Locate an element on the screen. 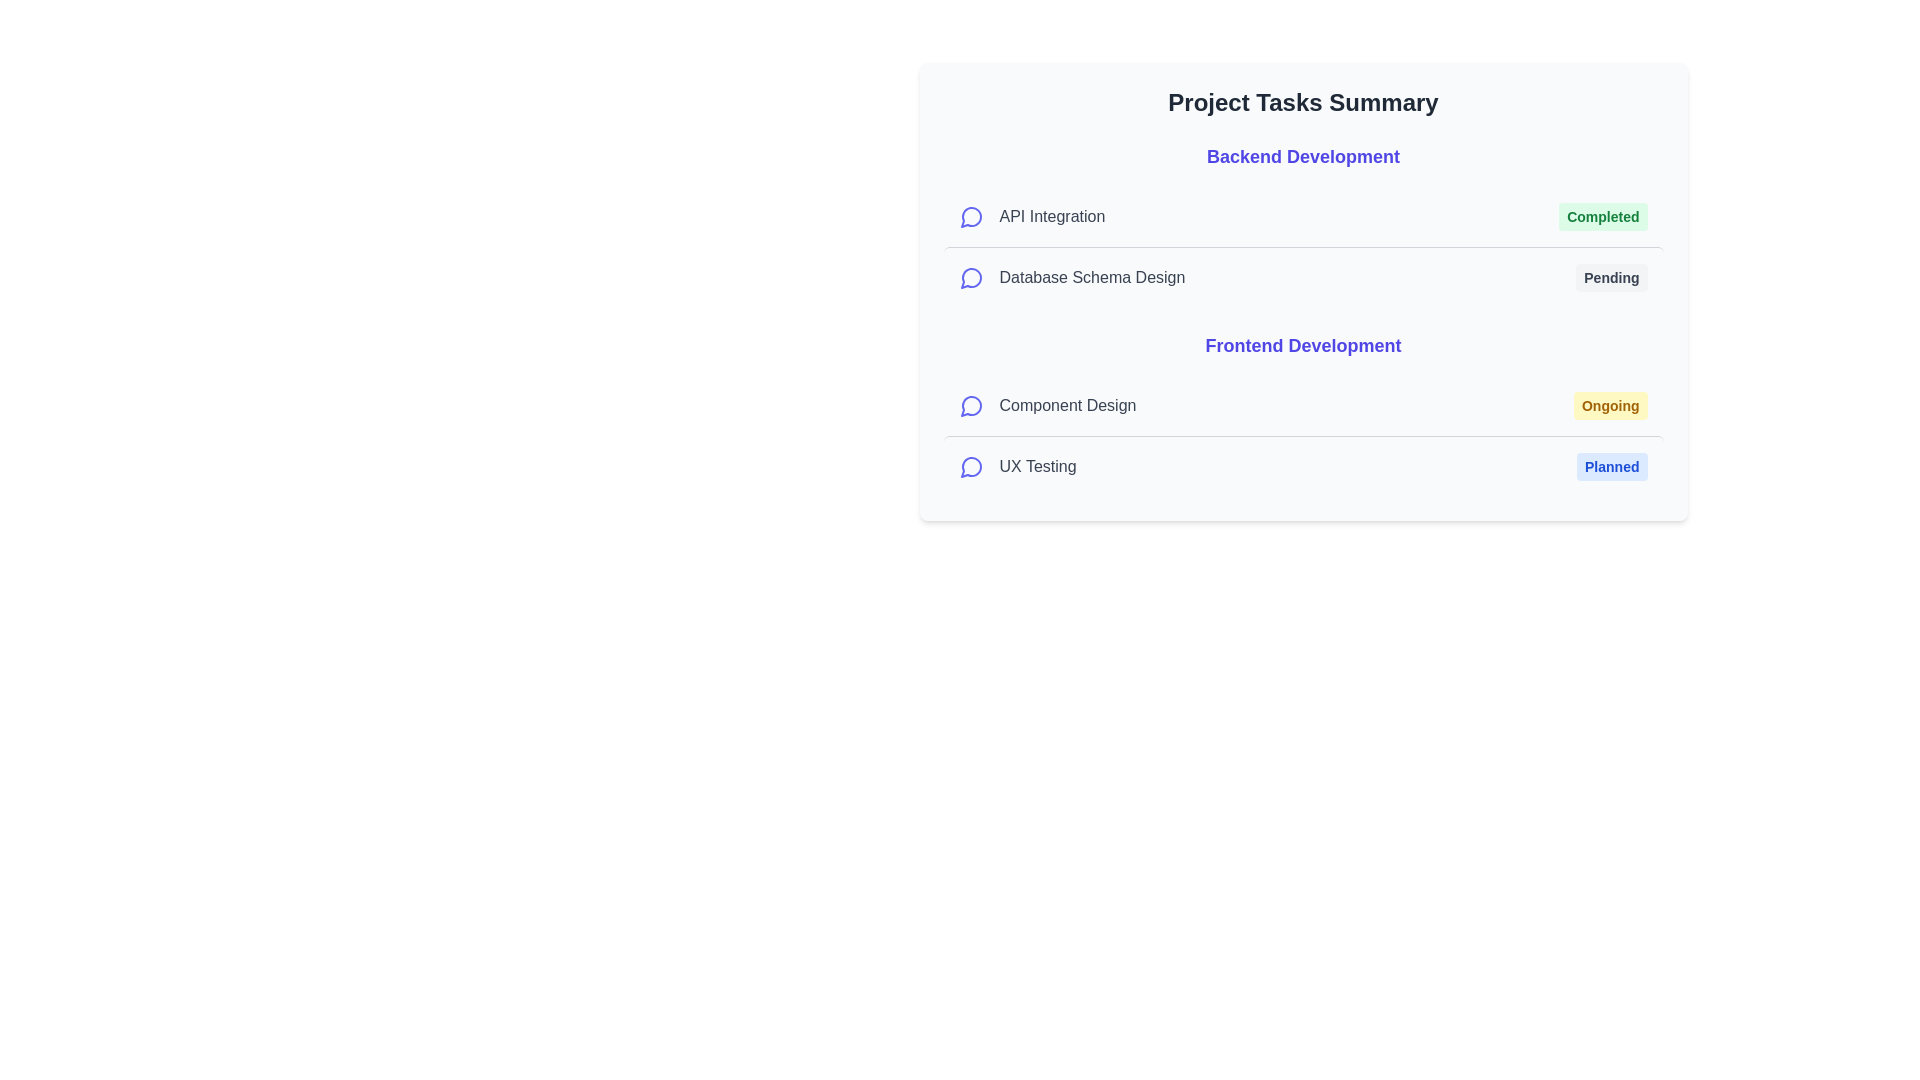  the static text label in the third row under the 'Frontend Development' section, which is aligned to the right of the message bubble icon is located at coordinates (1066, 405).